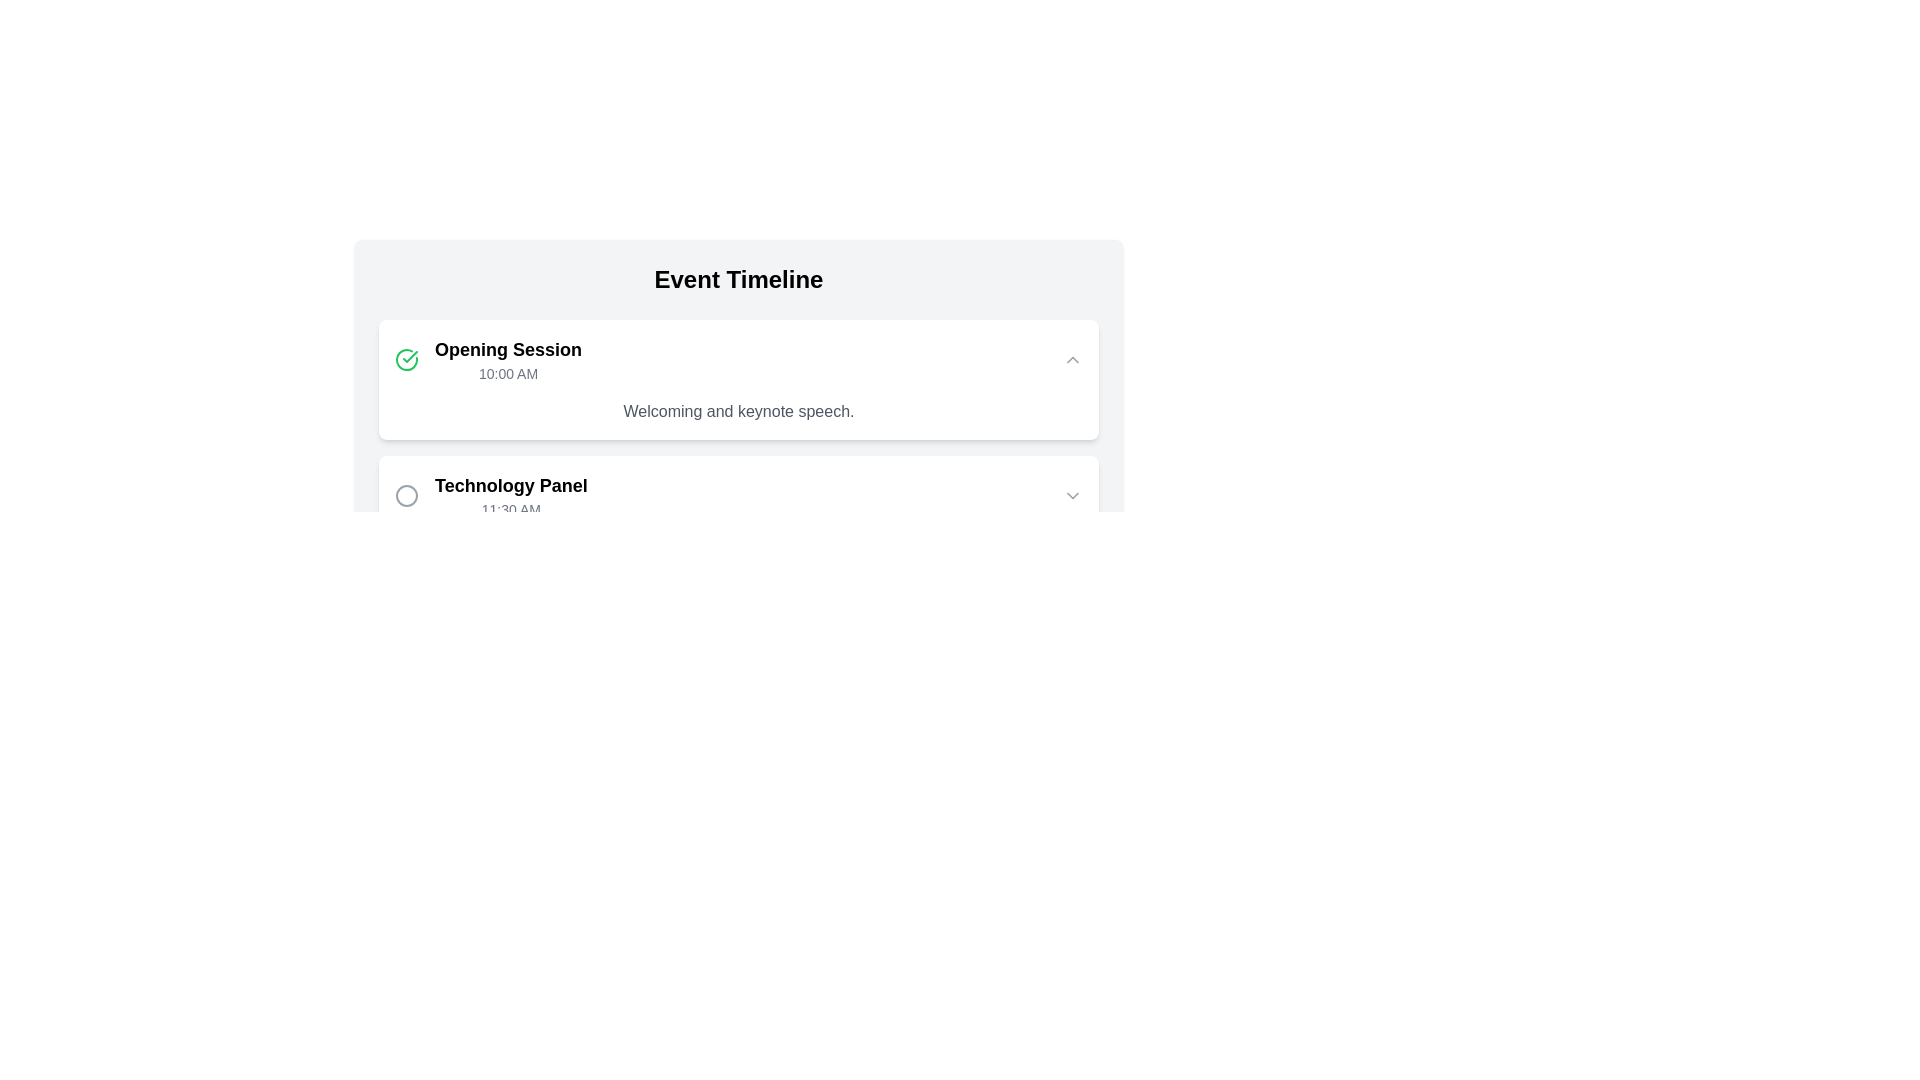  I want to click on the toggle button with a chevron icon located at the upper right corner of the 'Opening Session 10:00 AM' section, so click(1072, 358).